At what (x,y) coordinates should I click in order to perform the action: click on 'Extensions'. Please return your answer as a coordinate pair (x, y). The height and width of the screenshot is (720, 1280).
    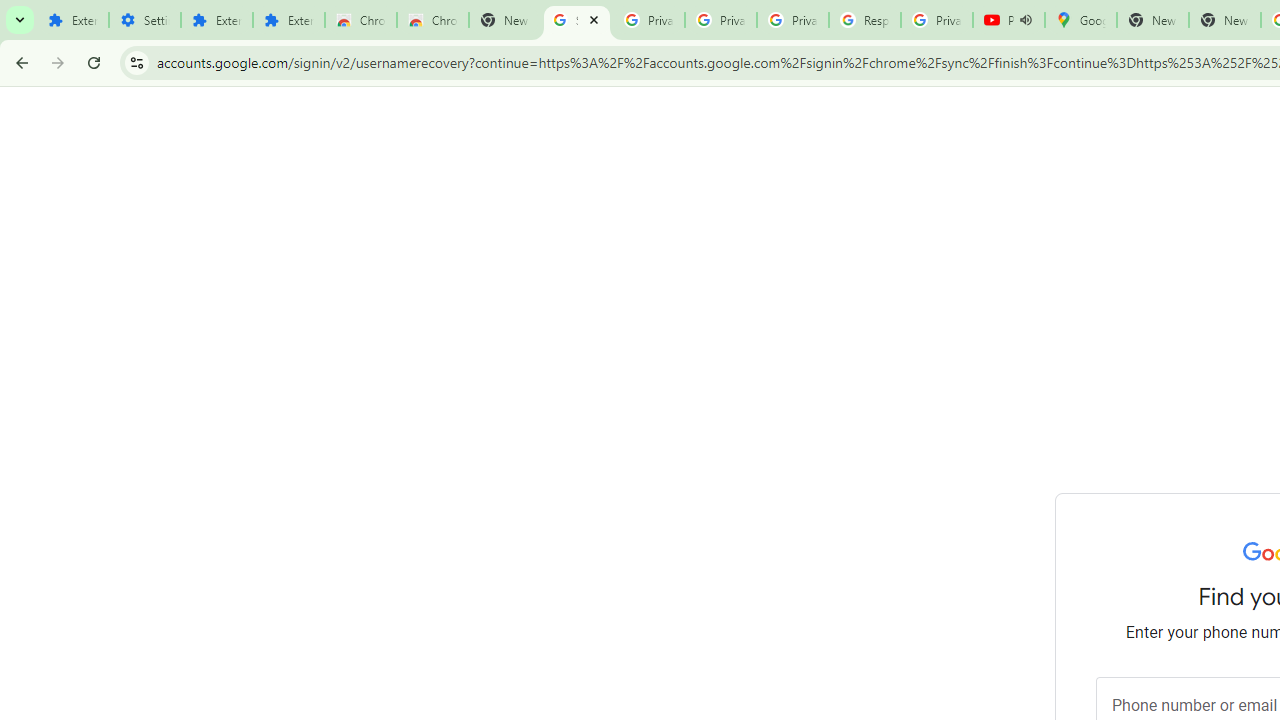
    Looking at the image, I should click on (216, 20).